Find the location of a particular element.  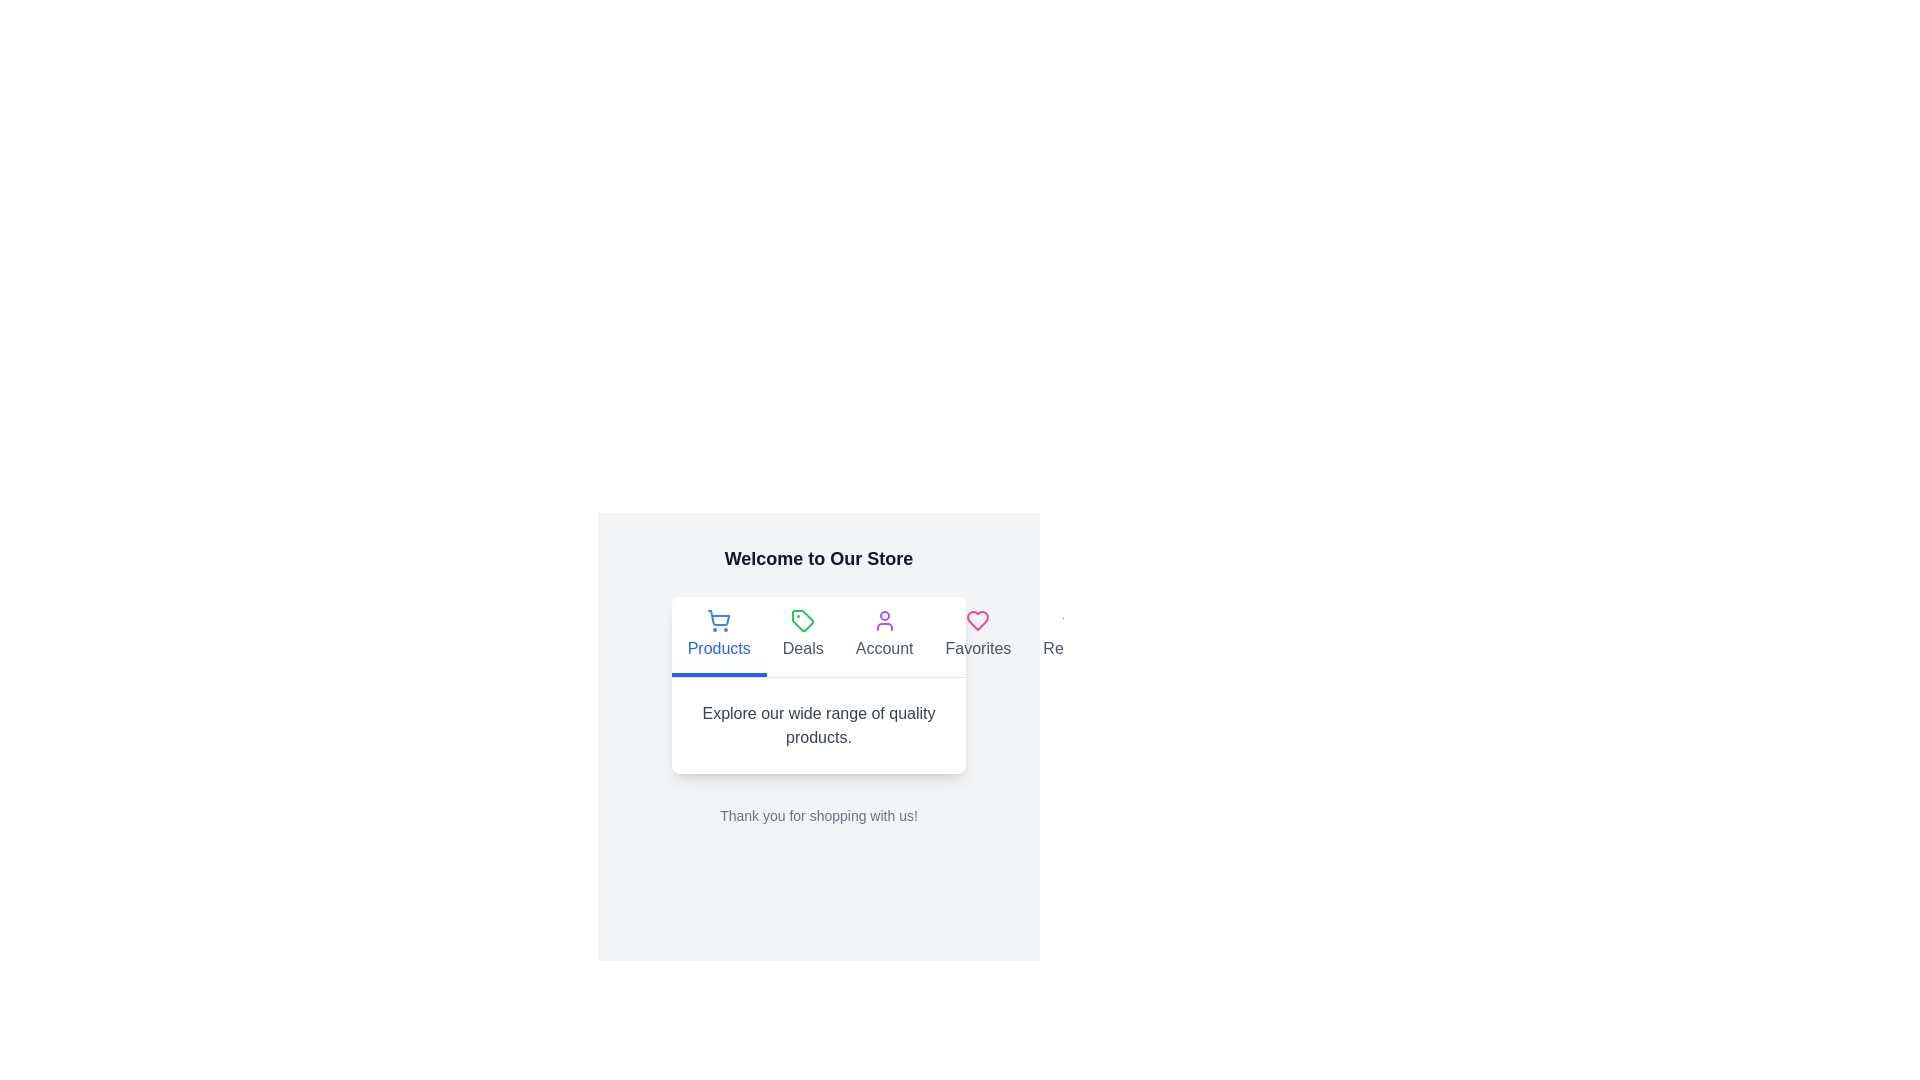

the 'Deals' text label in the navigation bar, which is styled with a slightly larger font and is the second label from the left is located at coordinates (803, 648).